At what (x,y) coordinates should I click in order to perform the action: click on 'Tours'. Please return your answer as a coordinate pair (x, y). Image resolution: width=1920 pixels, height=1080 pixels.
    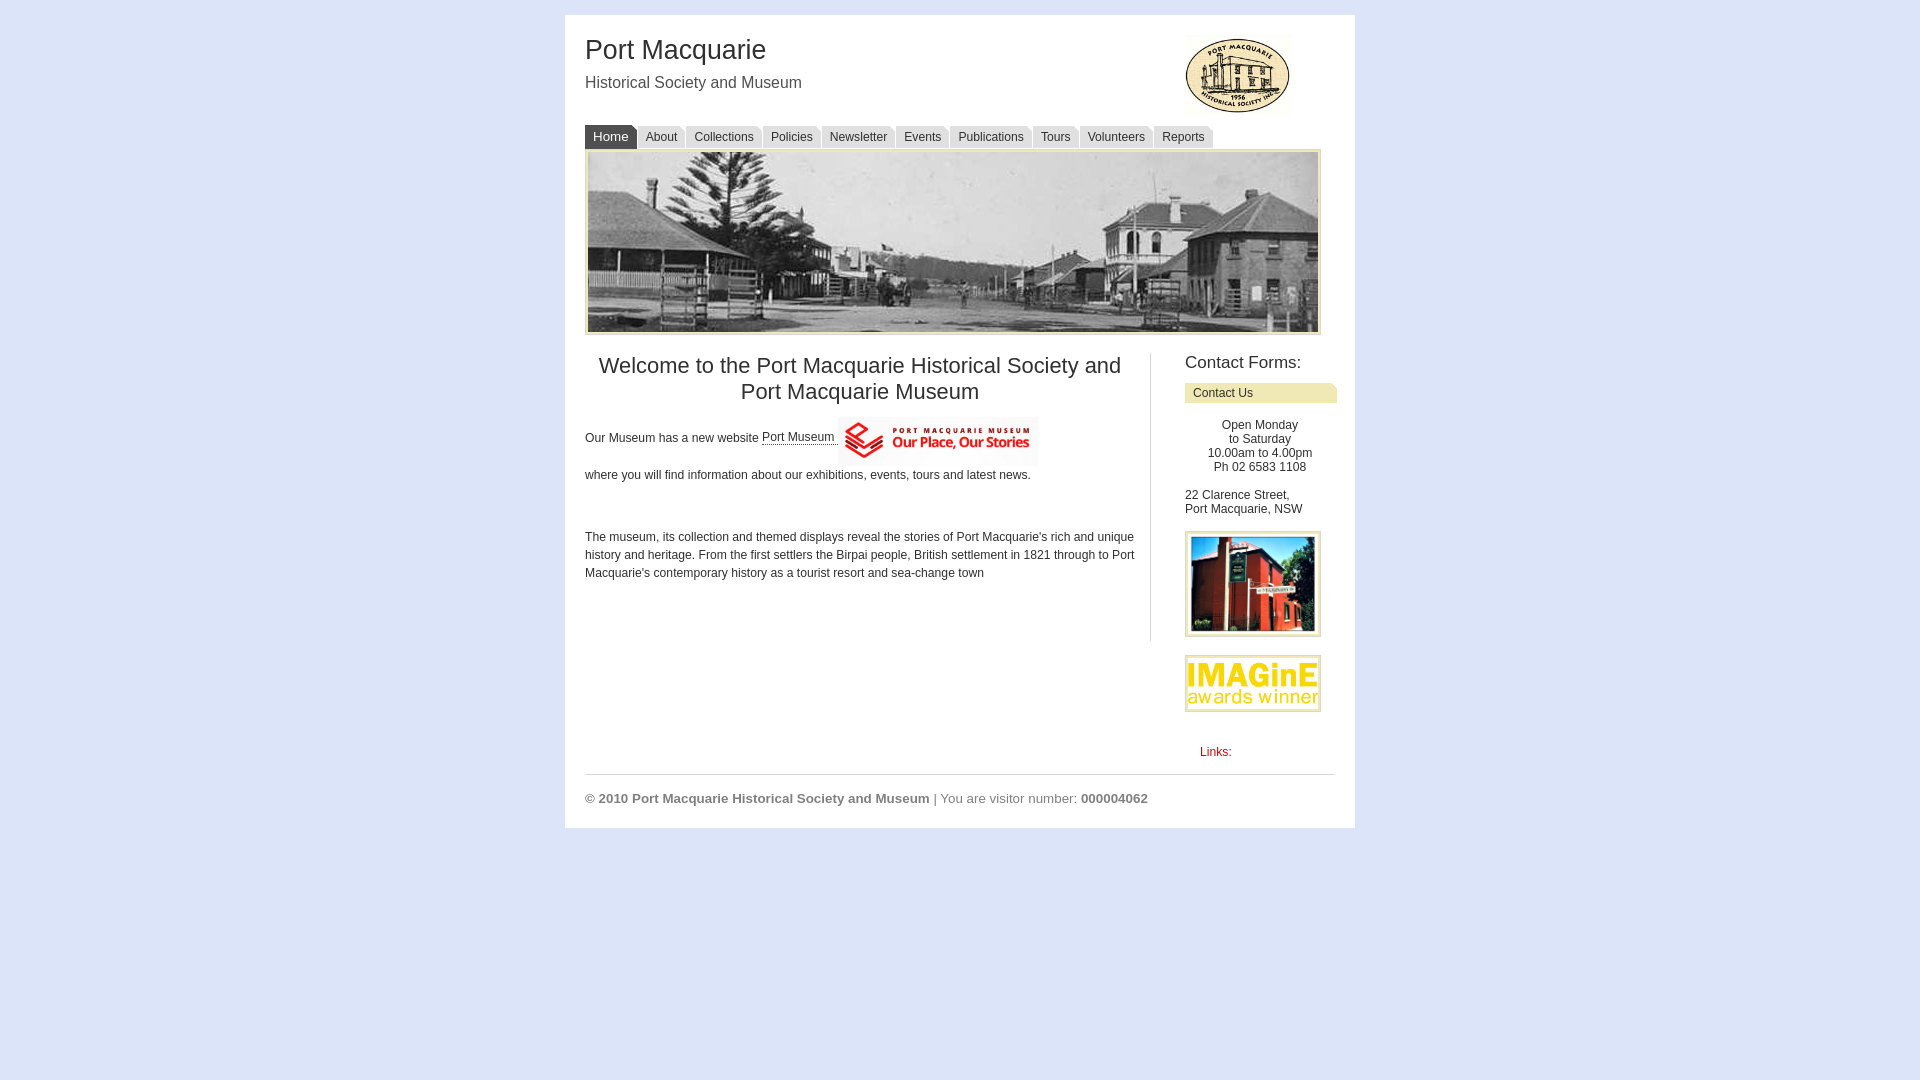
    Looking at the image, I should click on (1054, 136).